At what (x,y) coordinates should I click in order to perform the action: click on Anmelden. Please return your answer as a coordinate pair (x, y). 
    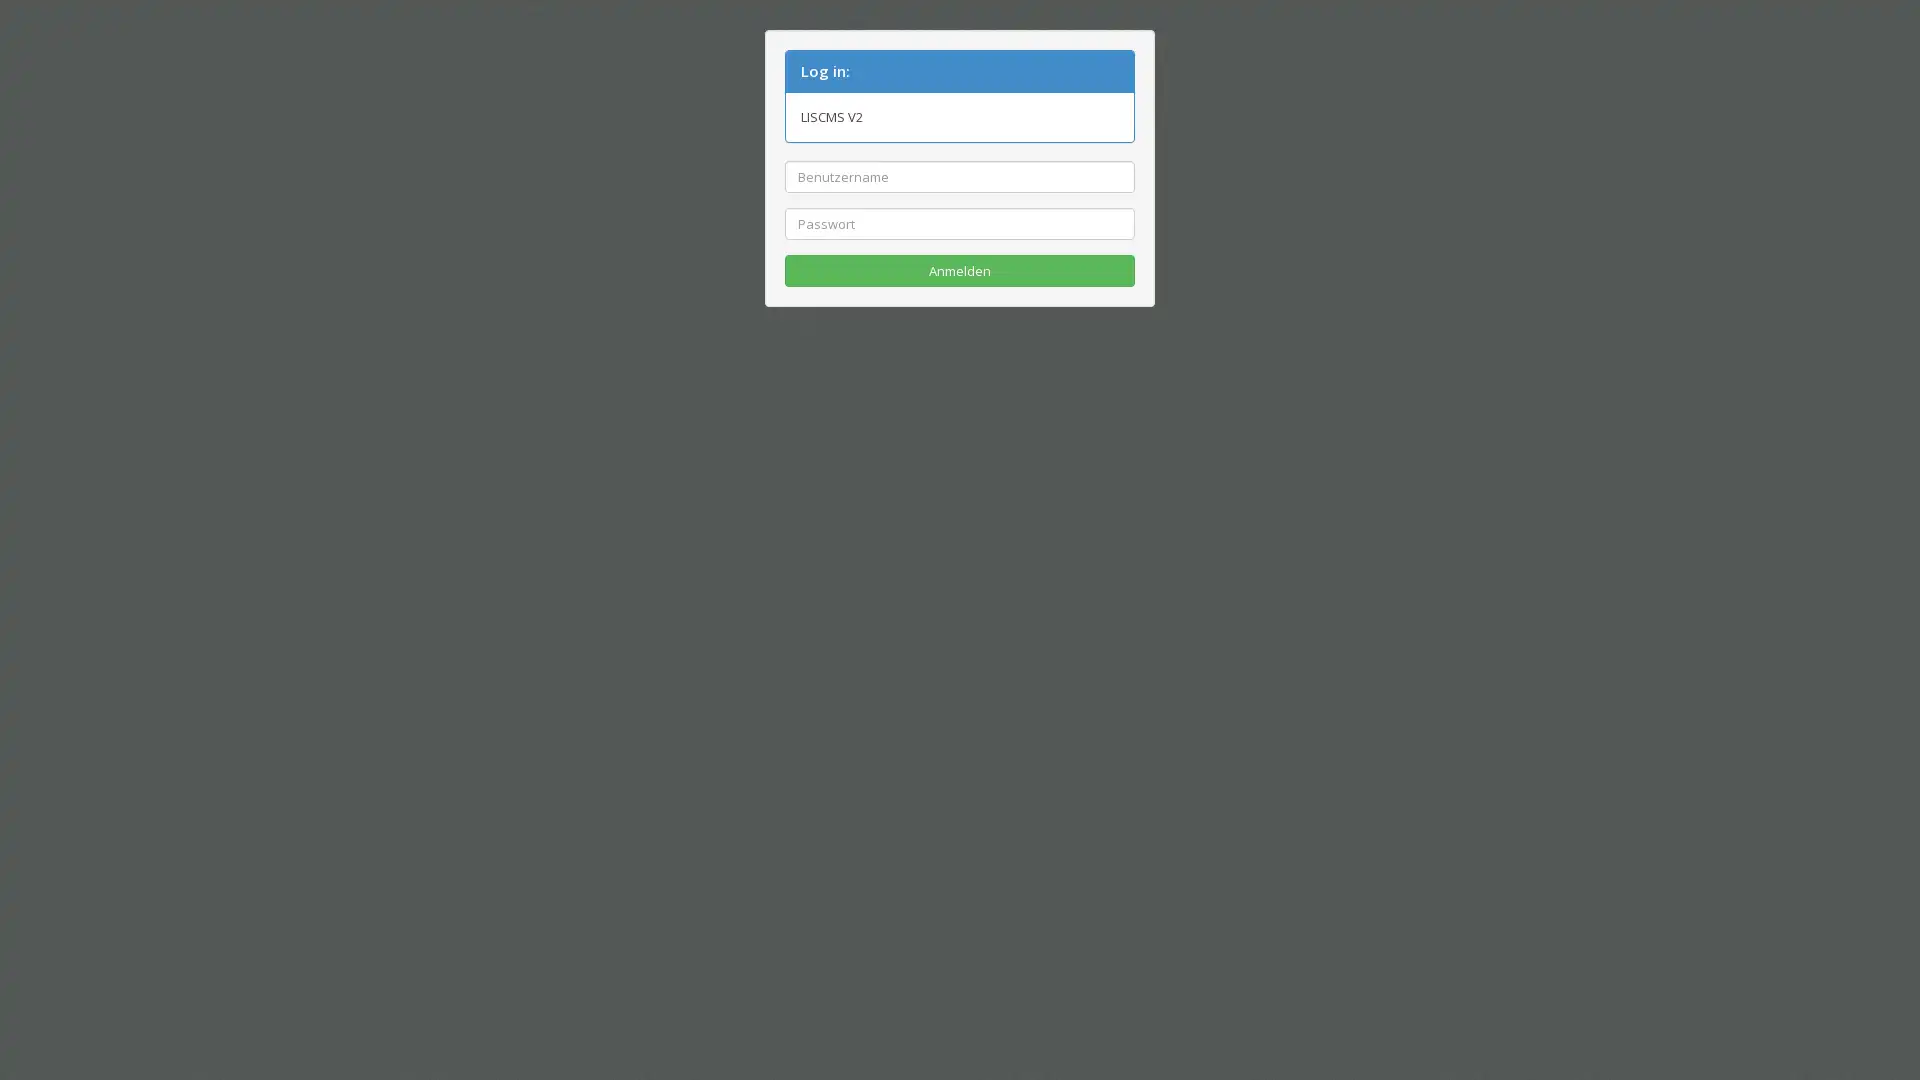
    Looking at the image, I should click on (960, 270).